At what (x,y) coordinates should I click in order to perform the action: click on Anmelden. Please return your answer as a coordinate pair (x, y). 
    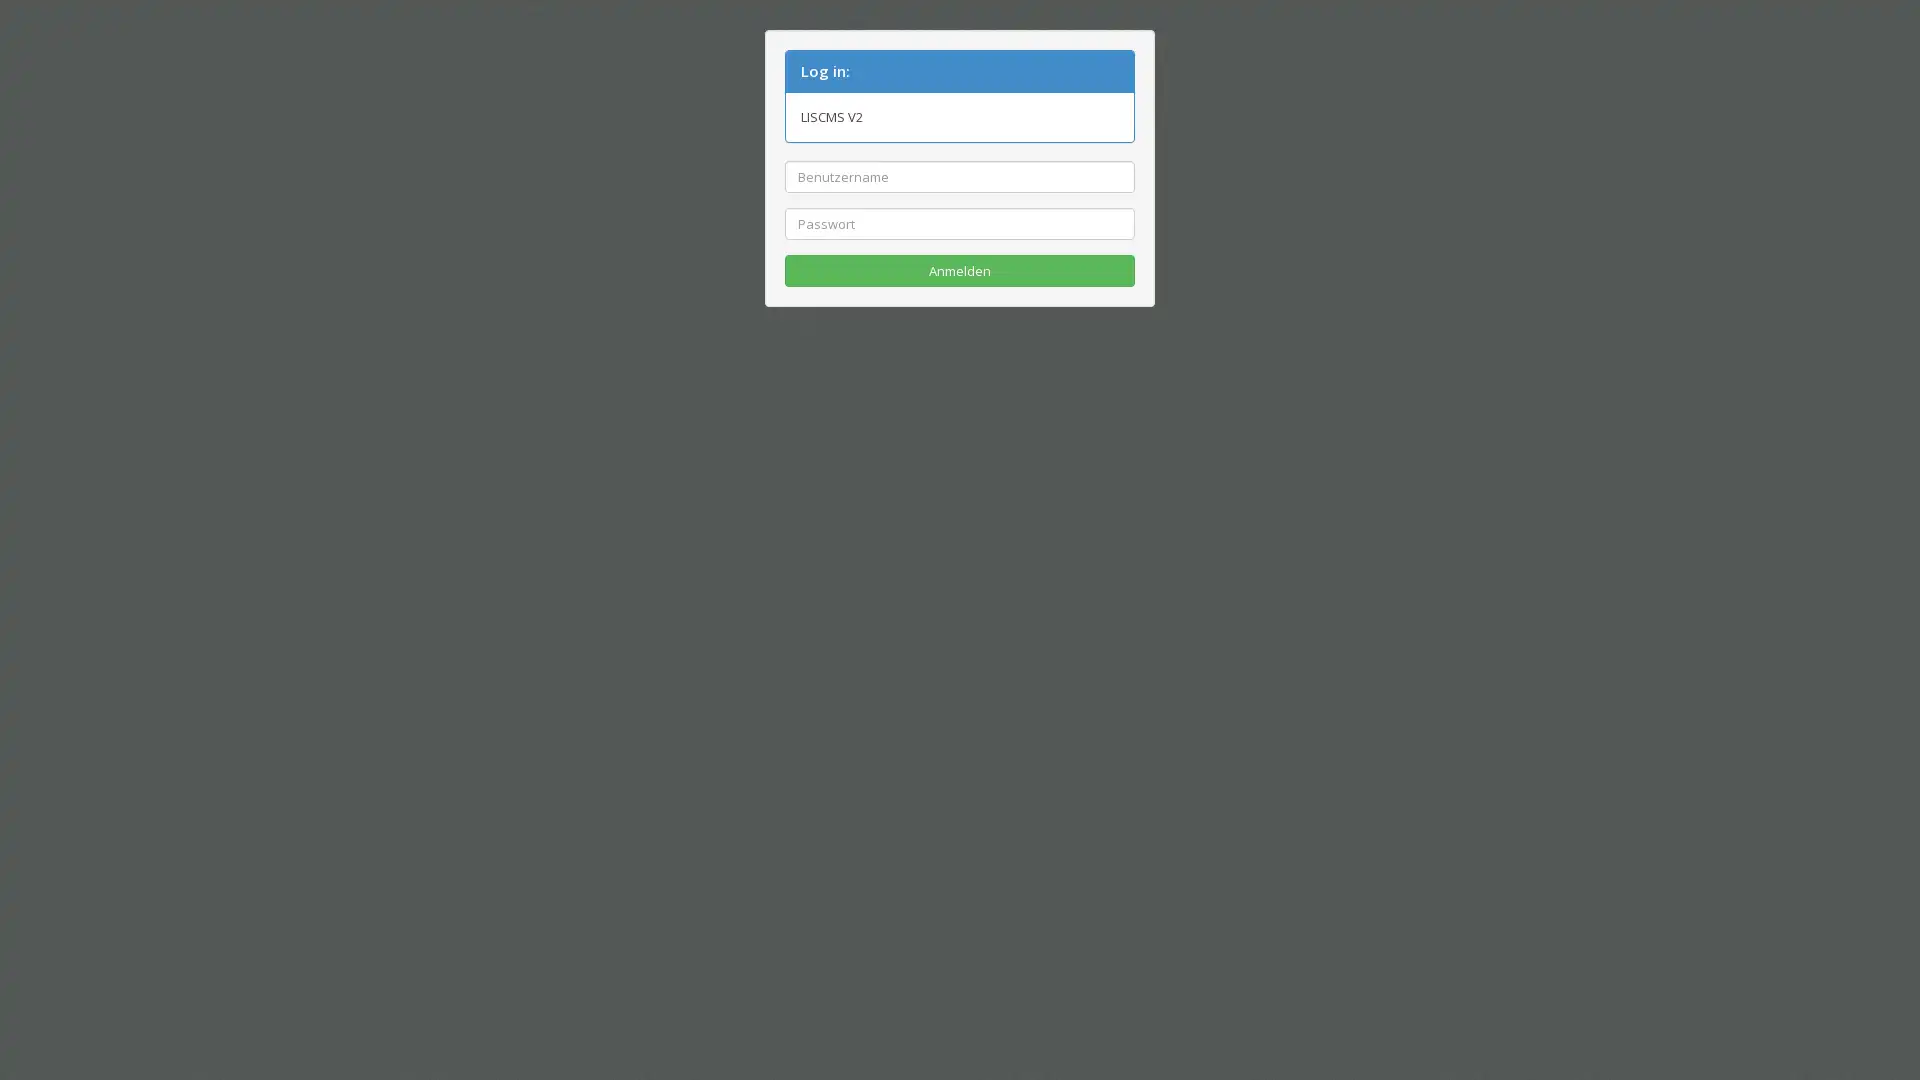
    Looking at the image, I should click on (960, 270).